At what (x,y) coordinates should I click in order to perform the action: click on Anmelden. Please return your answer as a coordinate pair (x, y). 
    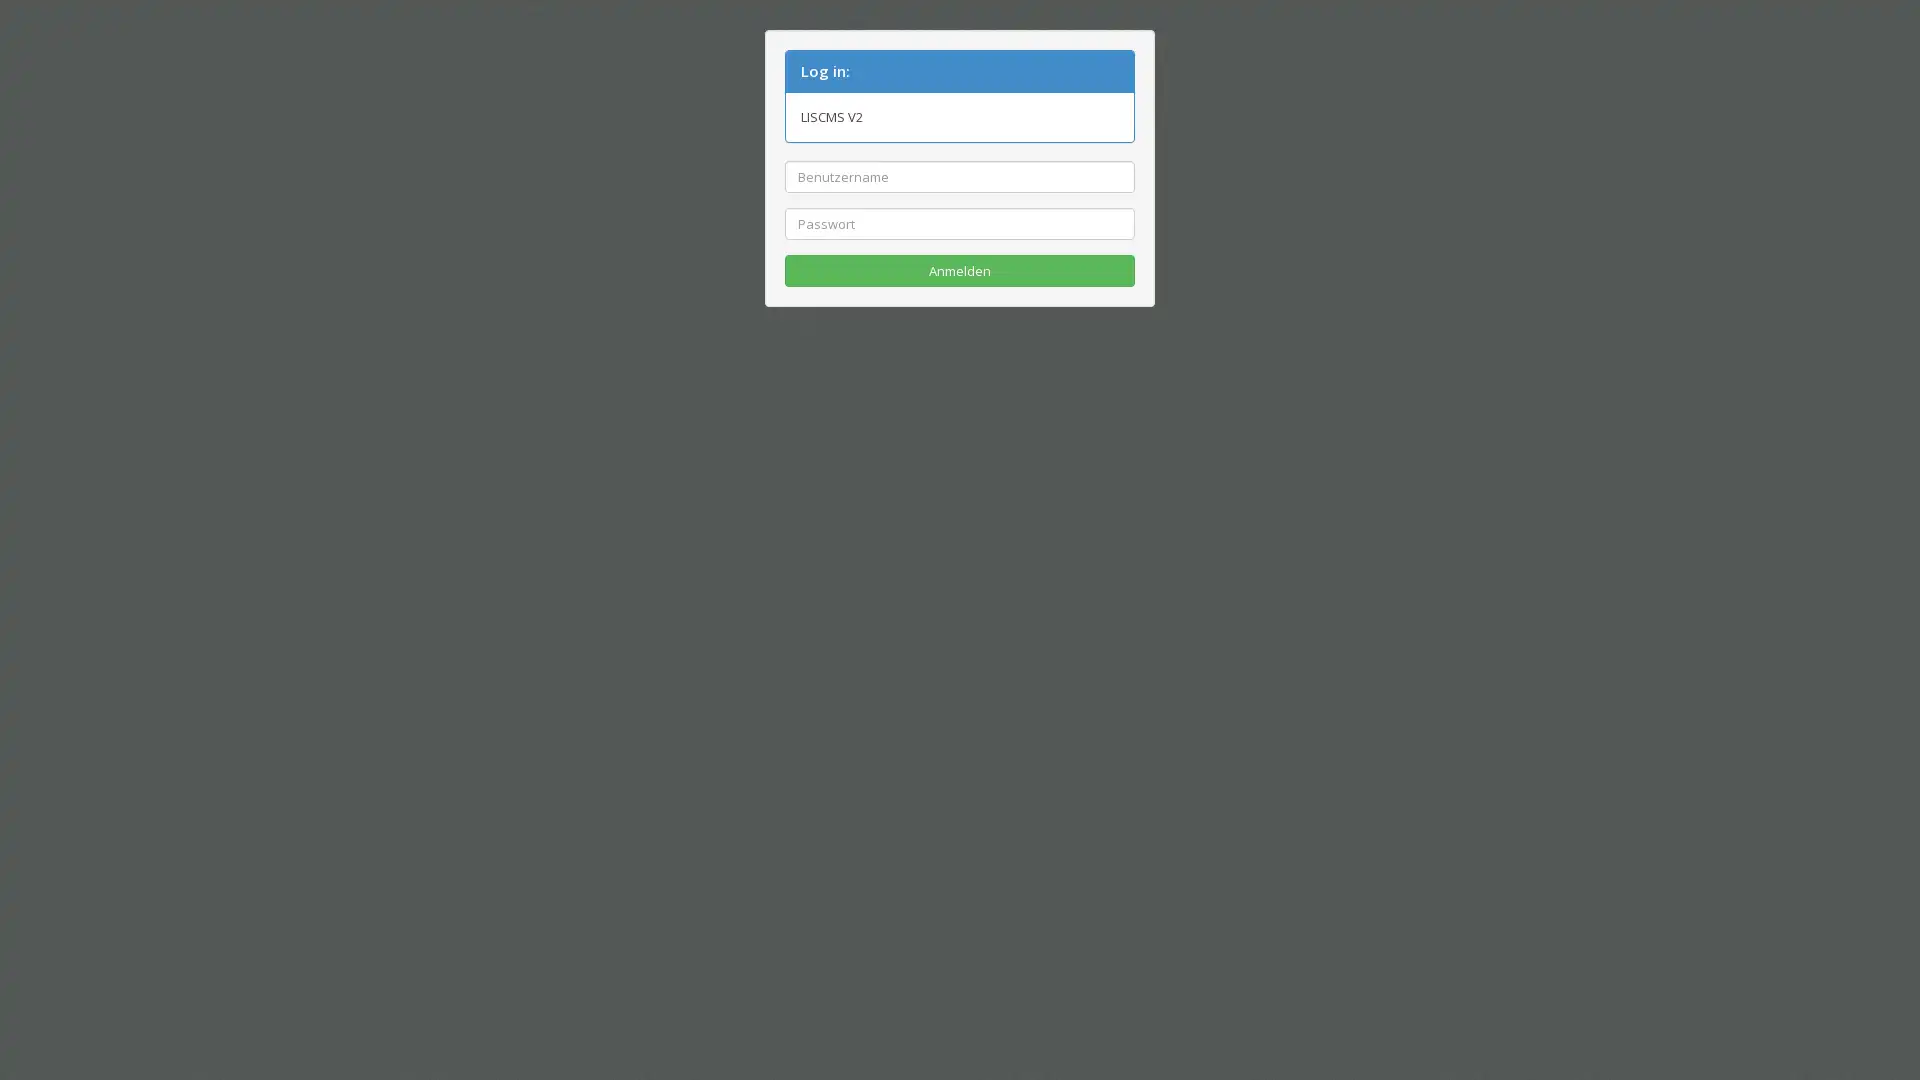
    Looking at the image, I should click on (960, 270).